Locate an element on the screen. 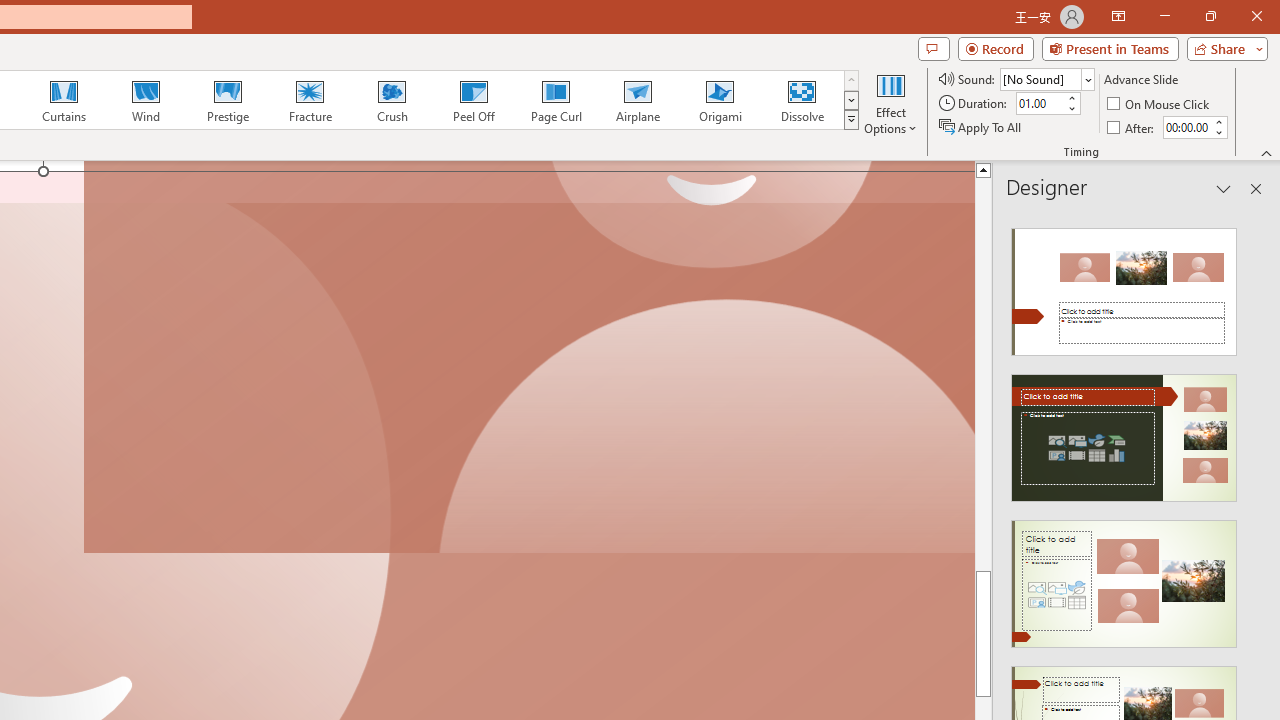 The height and width of the screenshot is (720, 1280). 'Dissolve' is located at coordinates (802, 100).